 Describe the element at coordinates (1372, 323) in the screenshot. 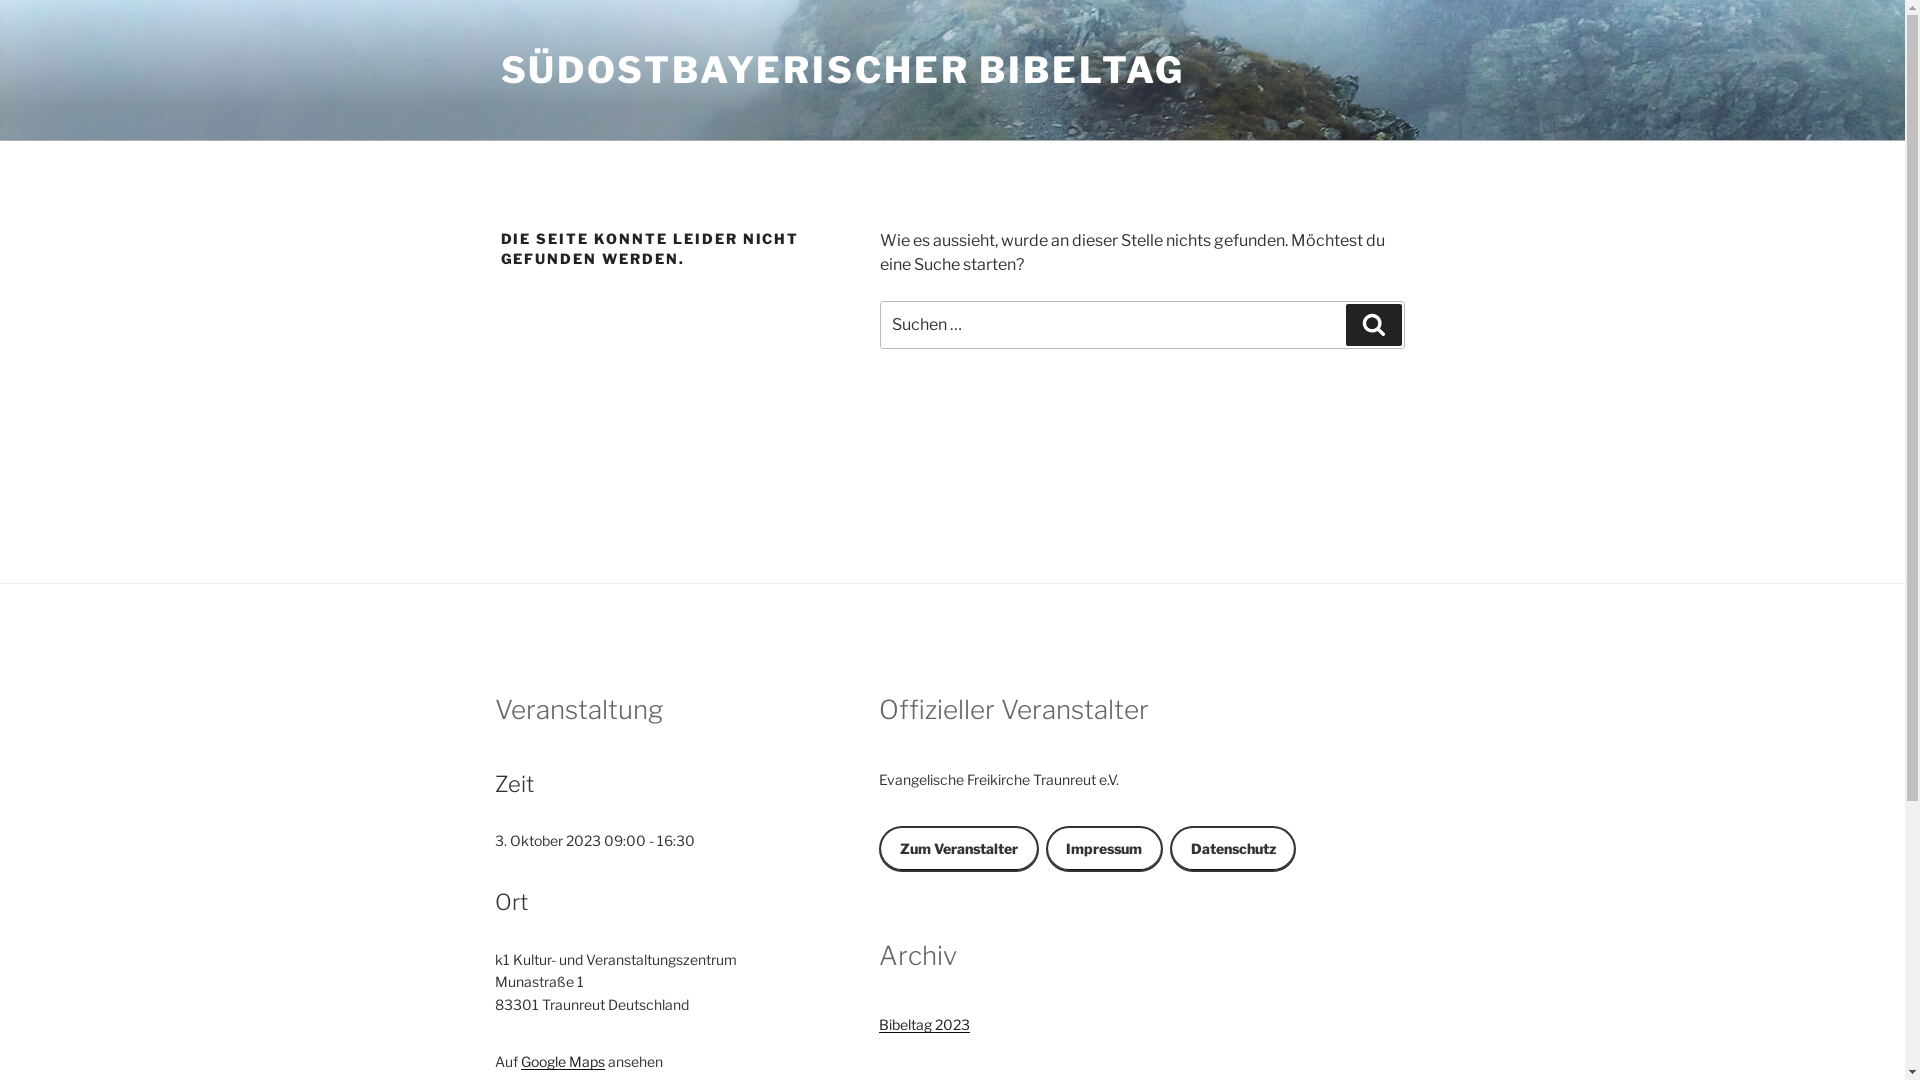

I see `'Suchen'` at that location.